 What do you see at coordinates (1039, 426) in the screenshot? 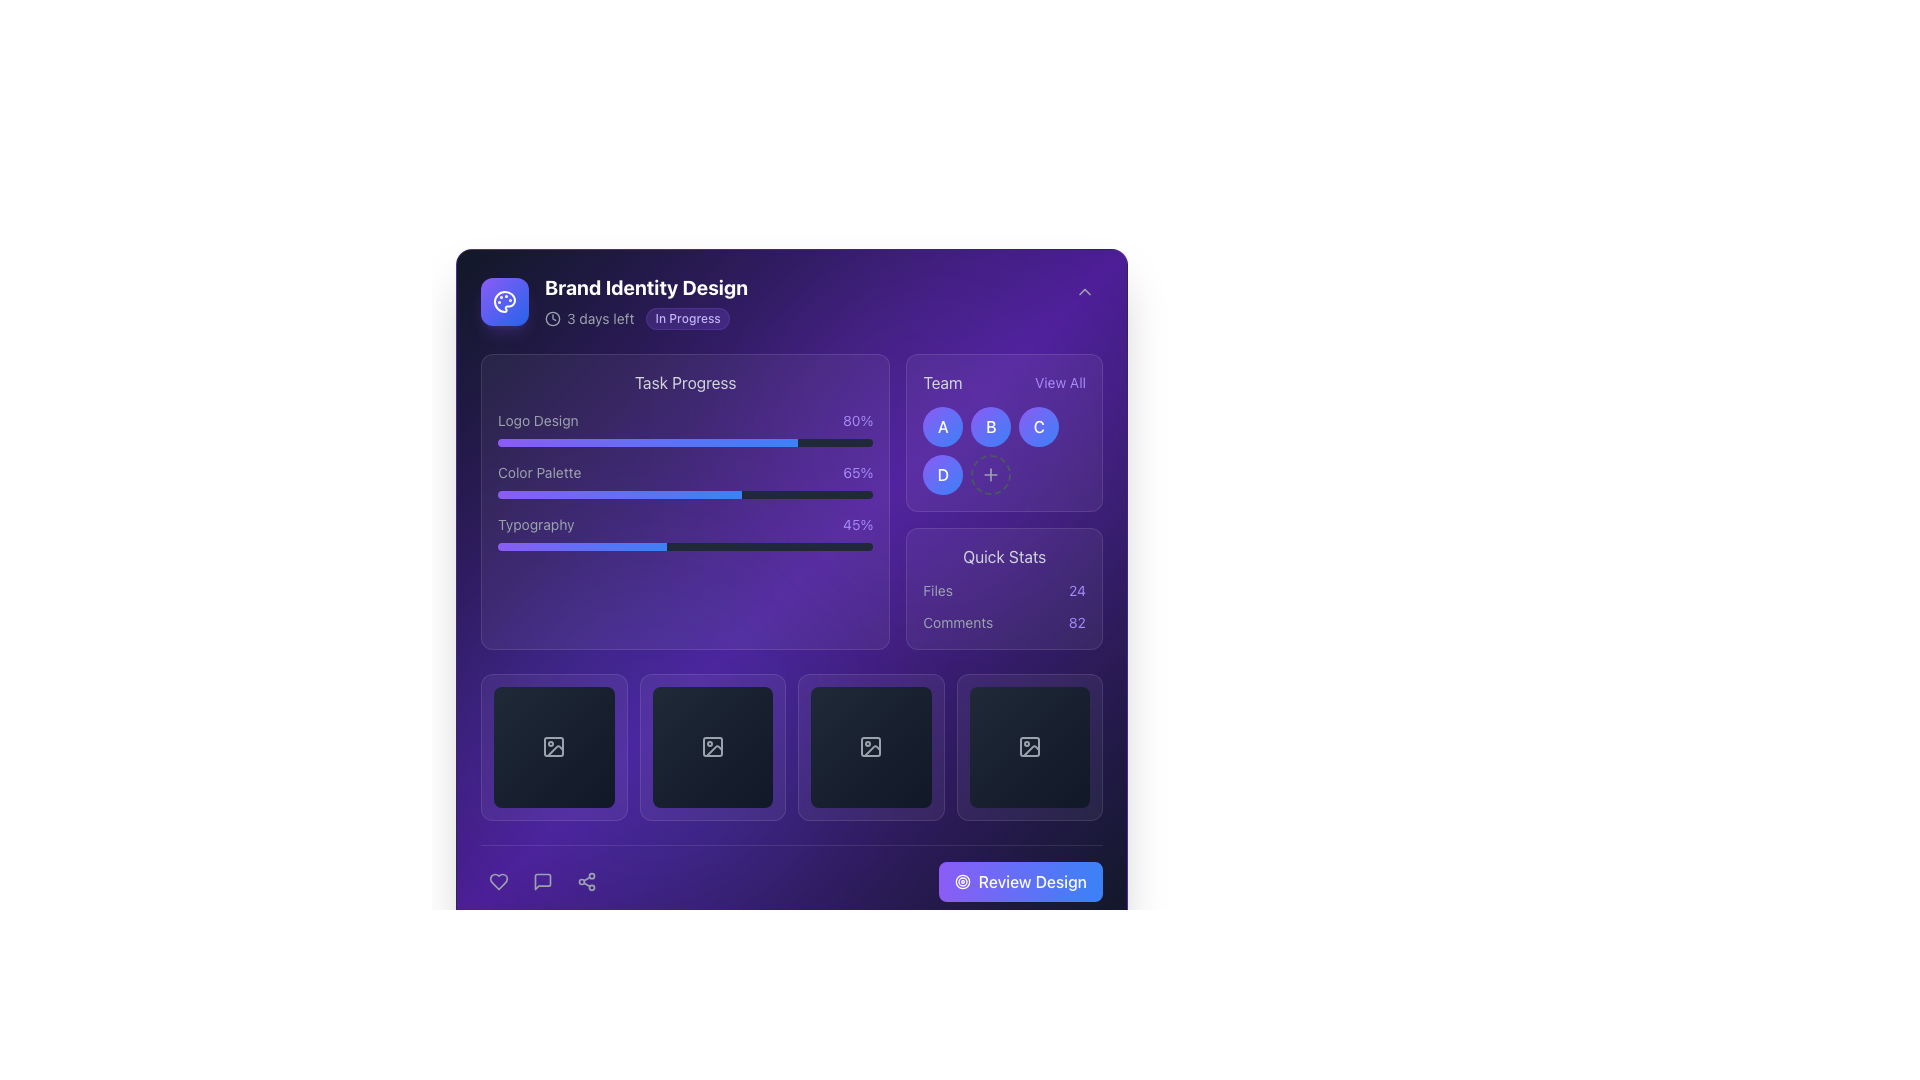
I see `the third circular button labeled 'C' in the 'Team' section, which serves as an avatar or label indicator` at bounding box center [1039, 426].